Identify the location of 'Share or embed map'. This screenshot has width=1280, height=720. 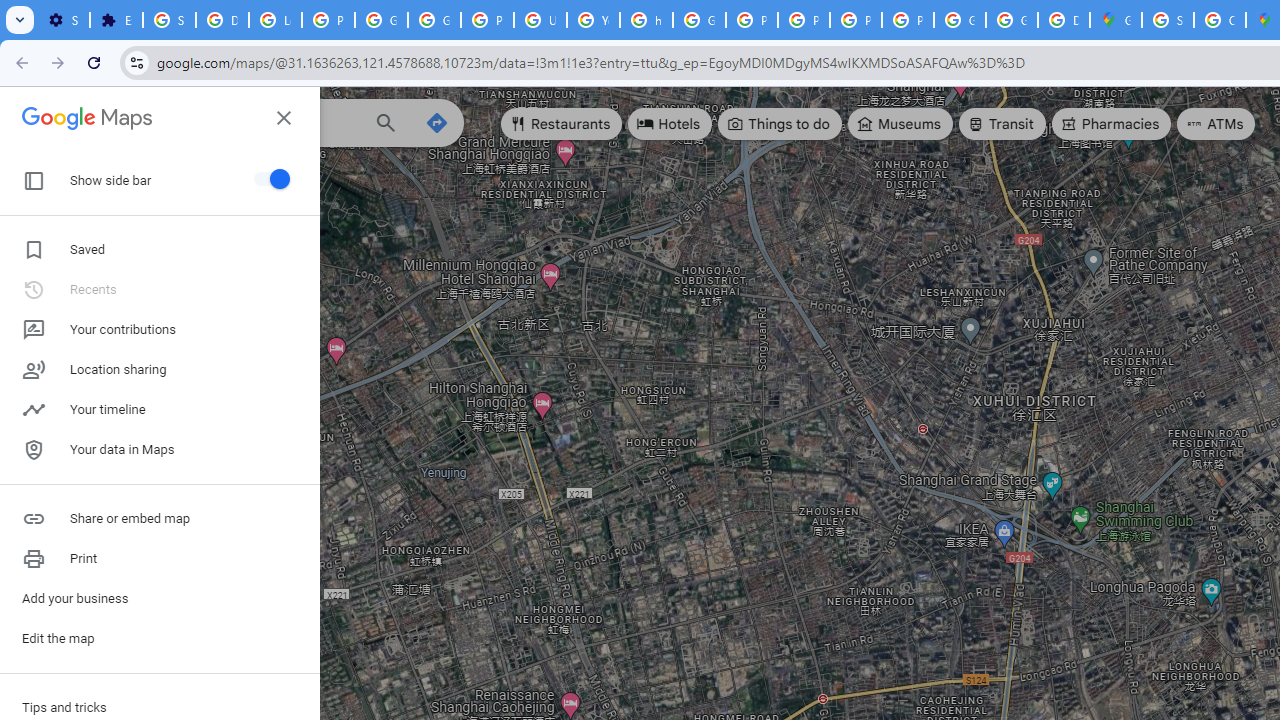
(160, 518).